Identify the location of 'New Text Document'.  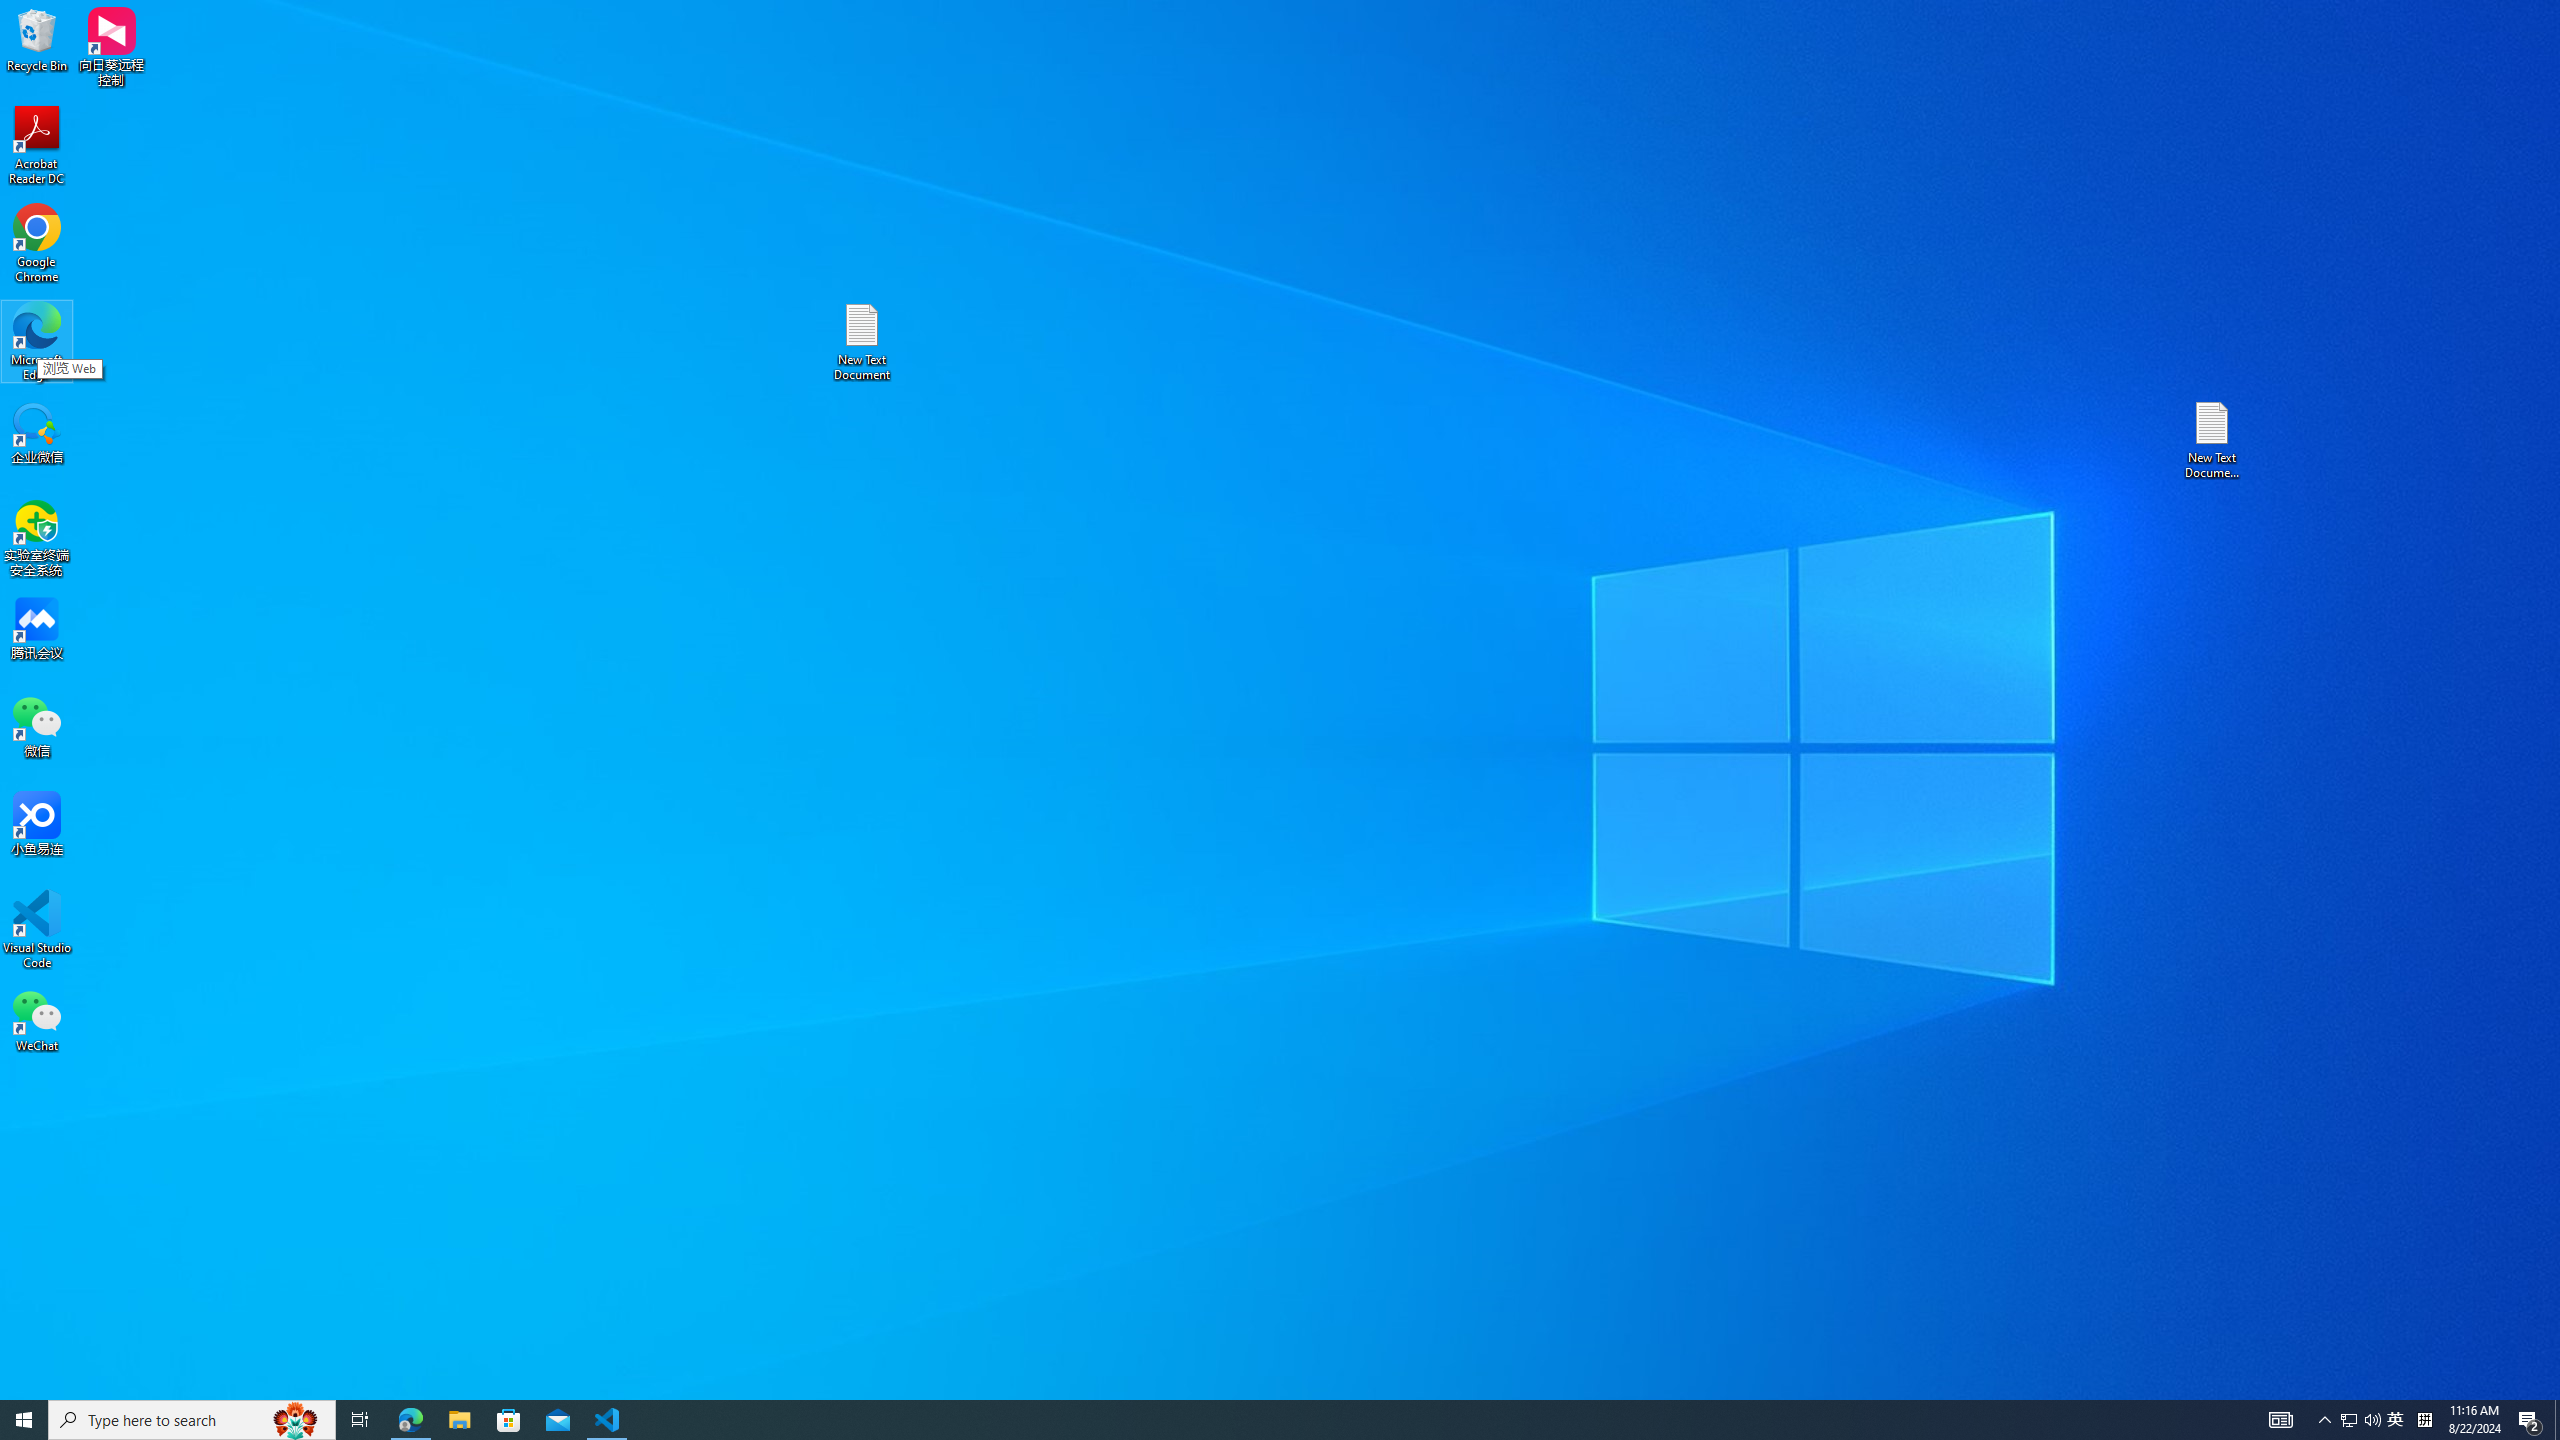
(860, 341).